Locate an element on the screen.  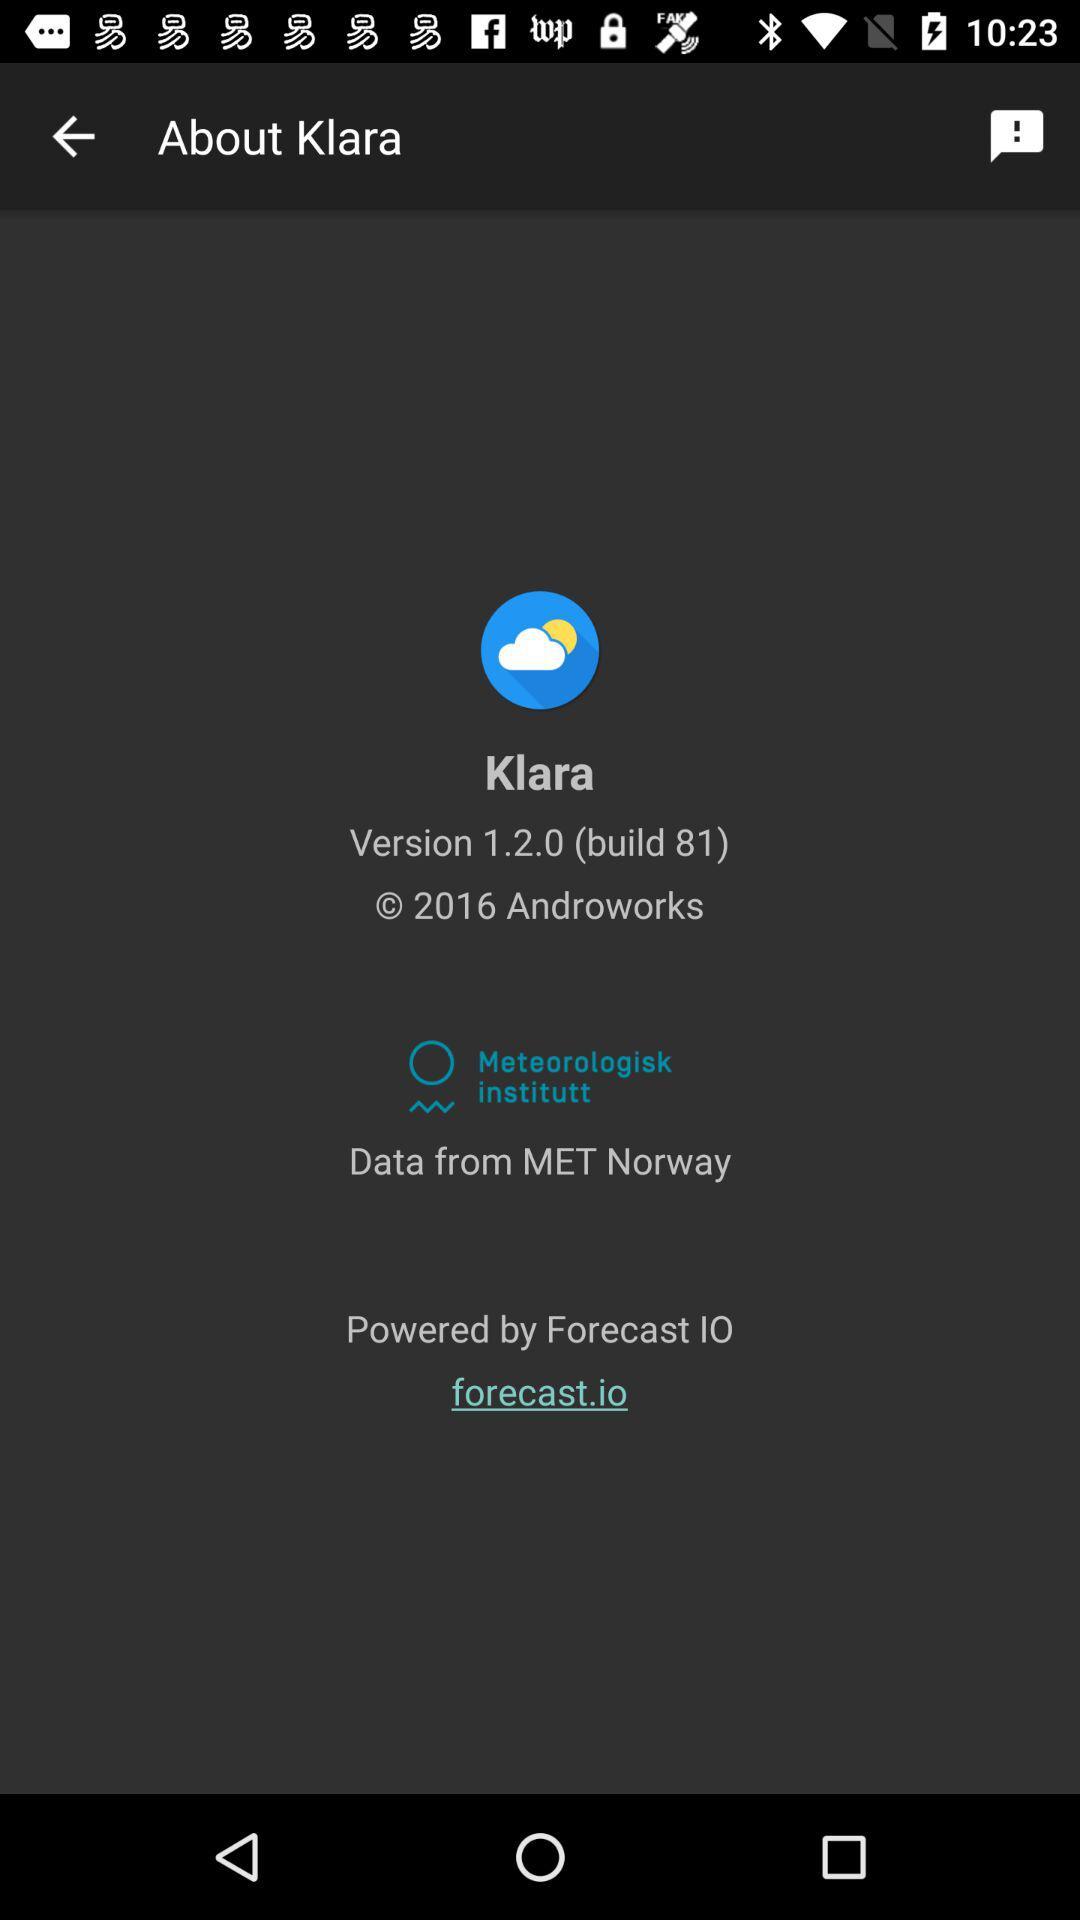
item to the left of the about klara item is located at coordinates (72, 135).